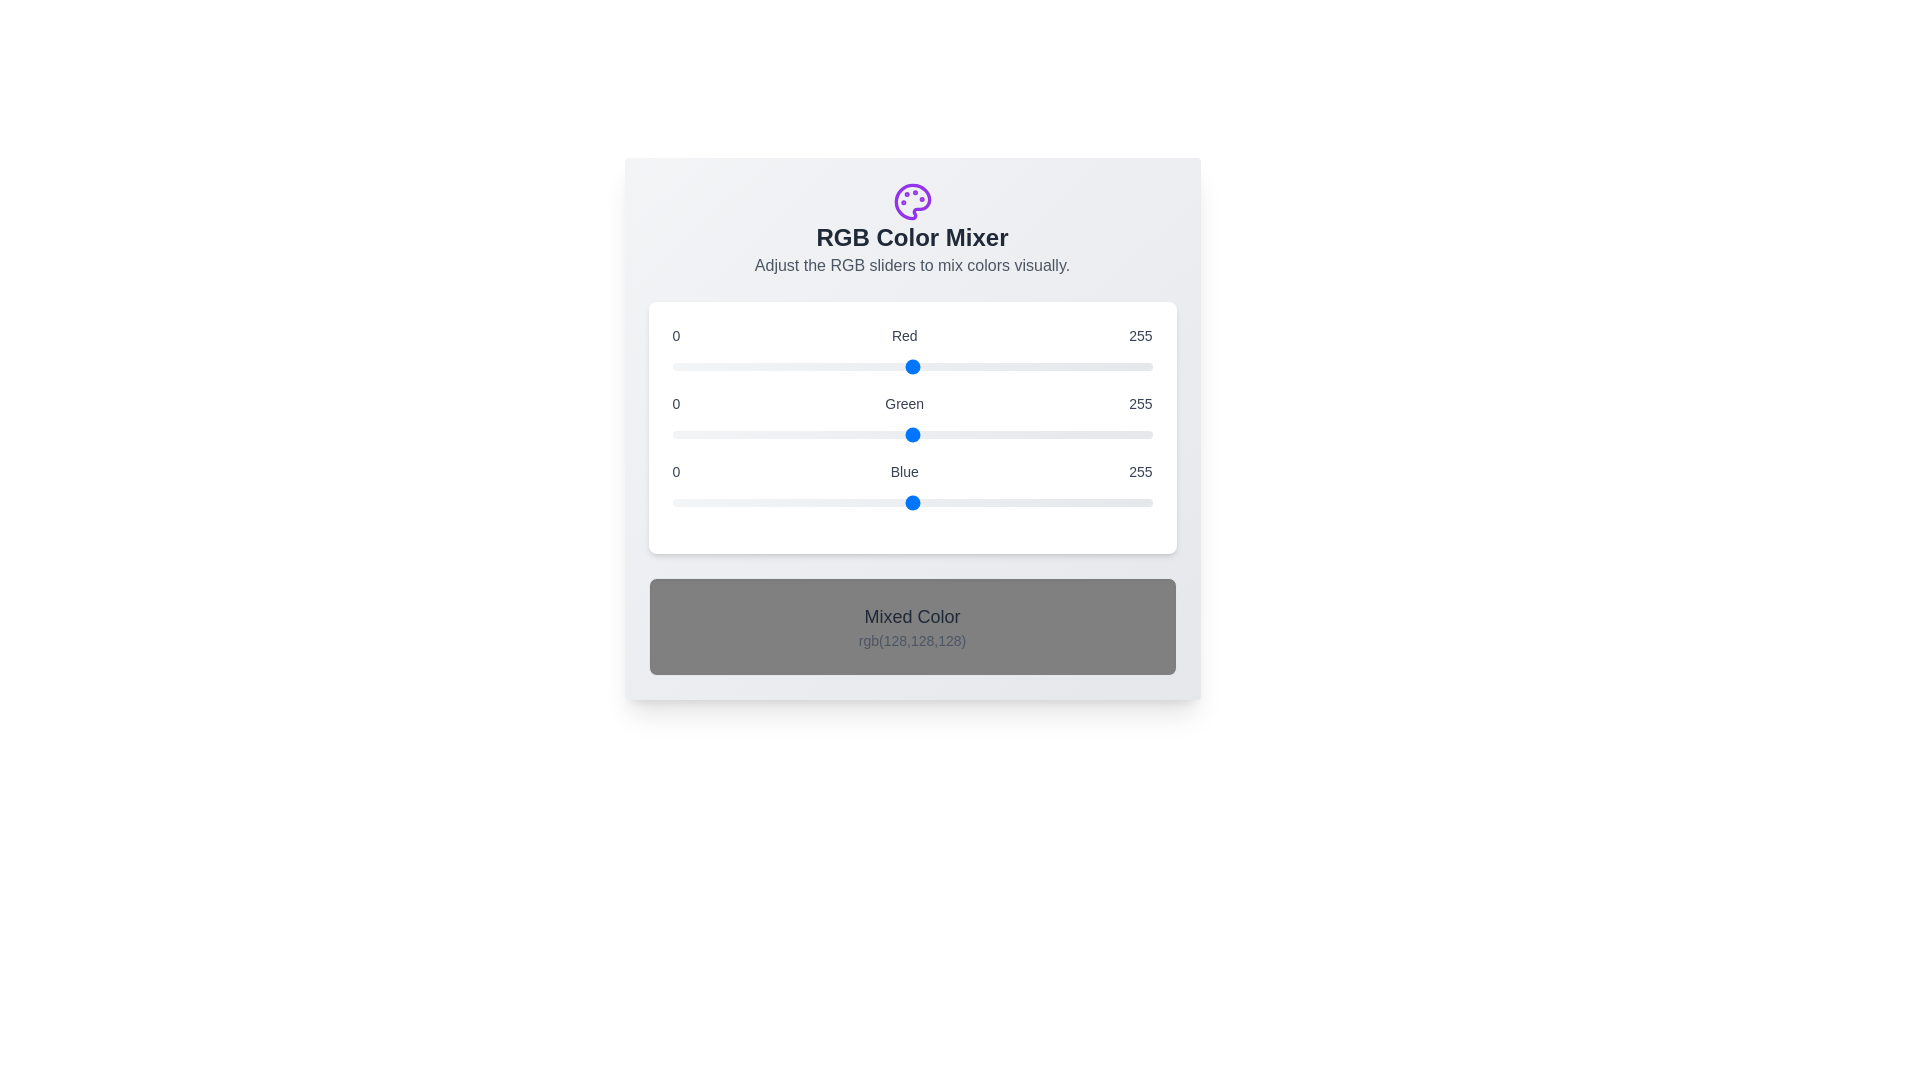 The width and height of the screenshot is (1920, 1080). Describe the element at coordinates (1112, 366) in the screenshot. I see `the red slider to set the red component to 234` at that location.